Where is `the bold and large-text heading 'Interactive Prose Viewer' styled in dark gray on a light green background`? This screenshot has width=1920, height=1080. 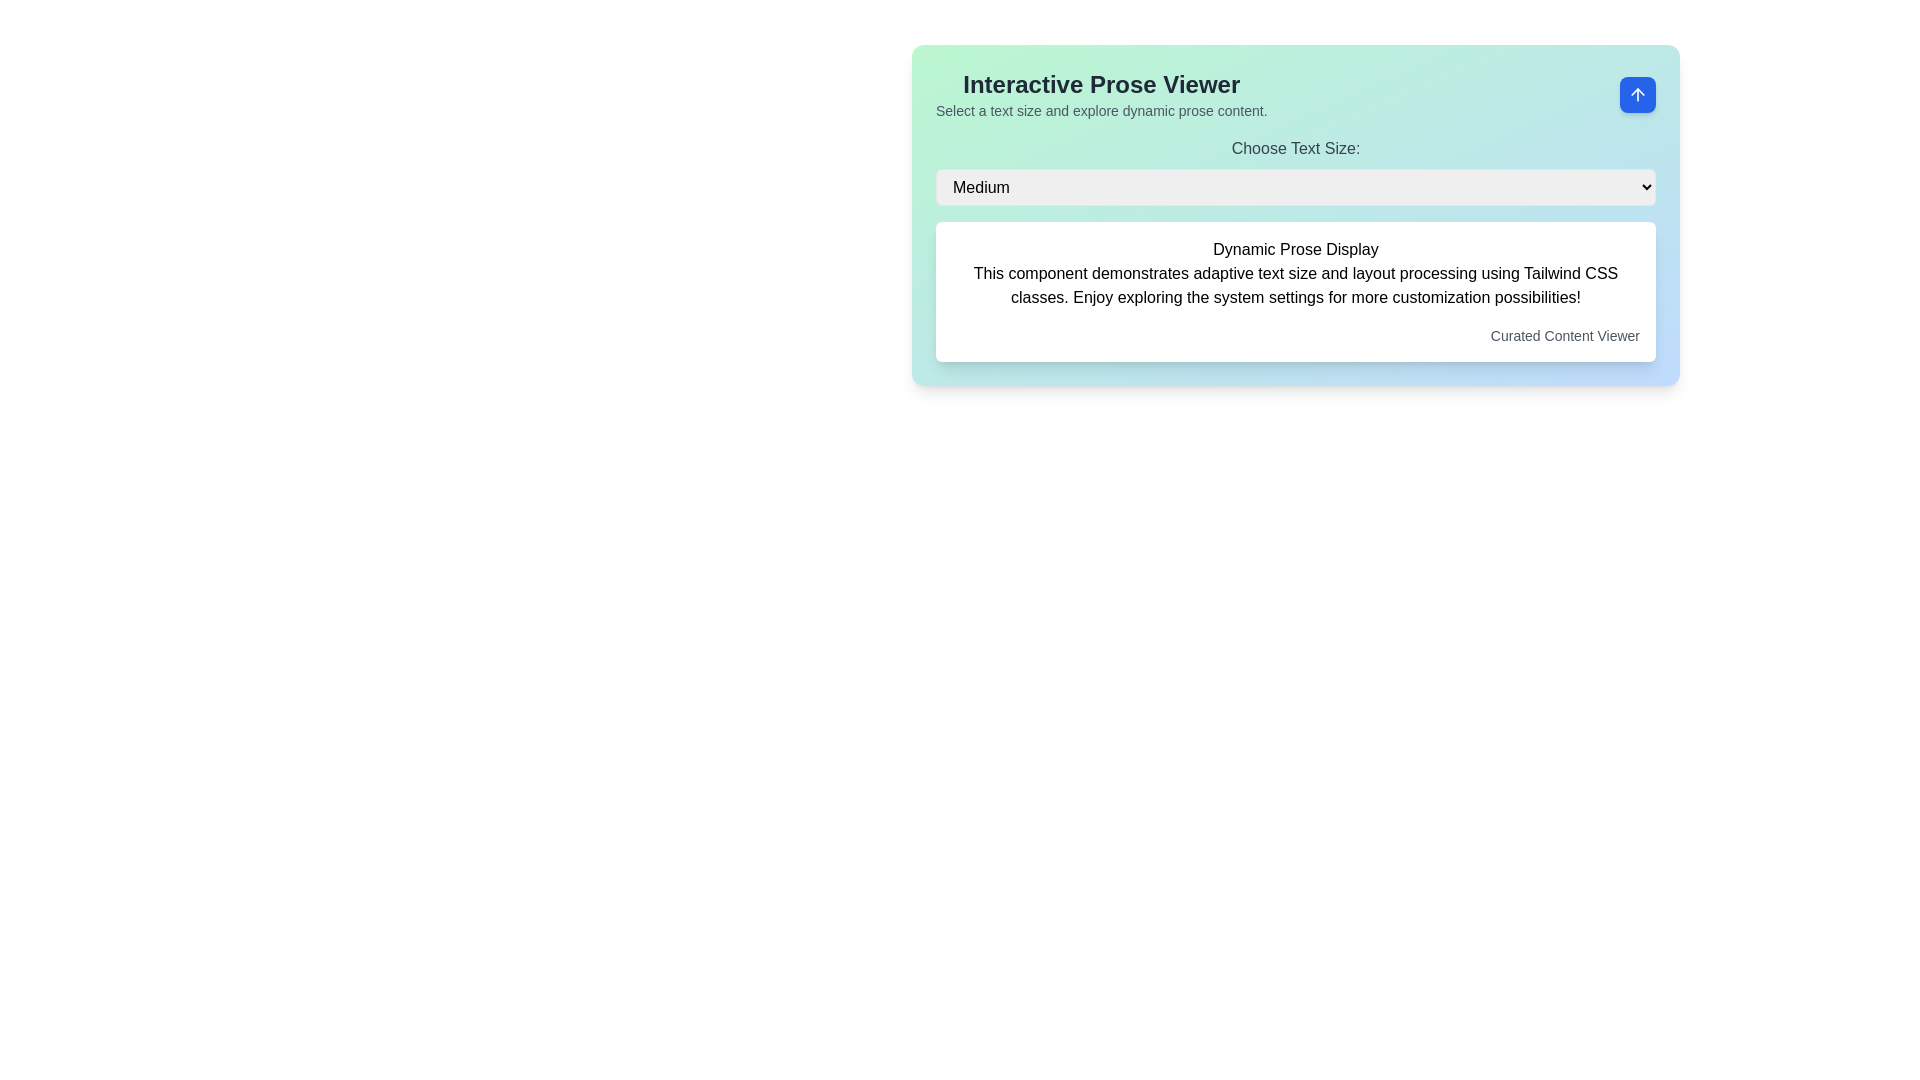
the bold and large-text heading 'Interactive Prose Viewer' styled in dark gray on a light green background is located at coordinates (1100, 83).